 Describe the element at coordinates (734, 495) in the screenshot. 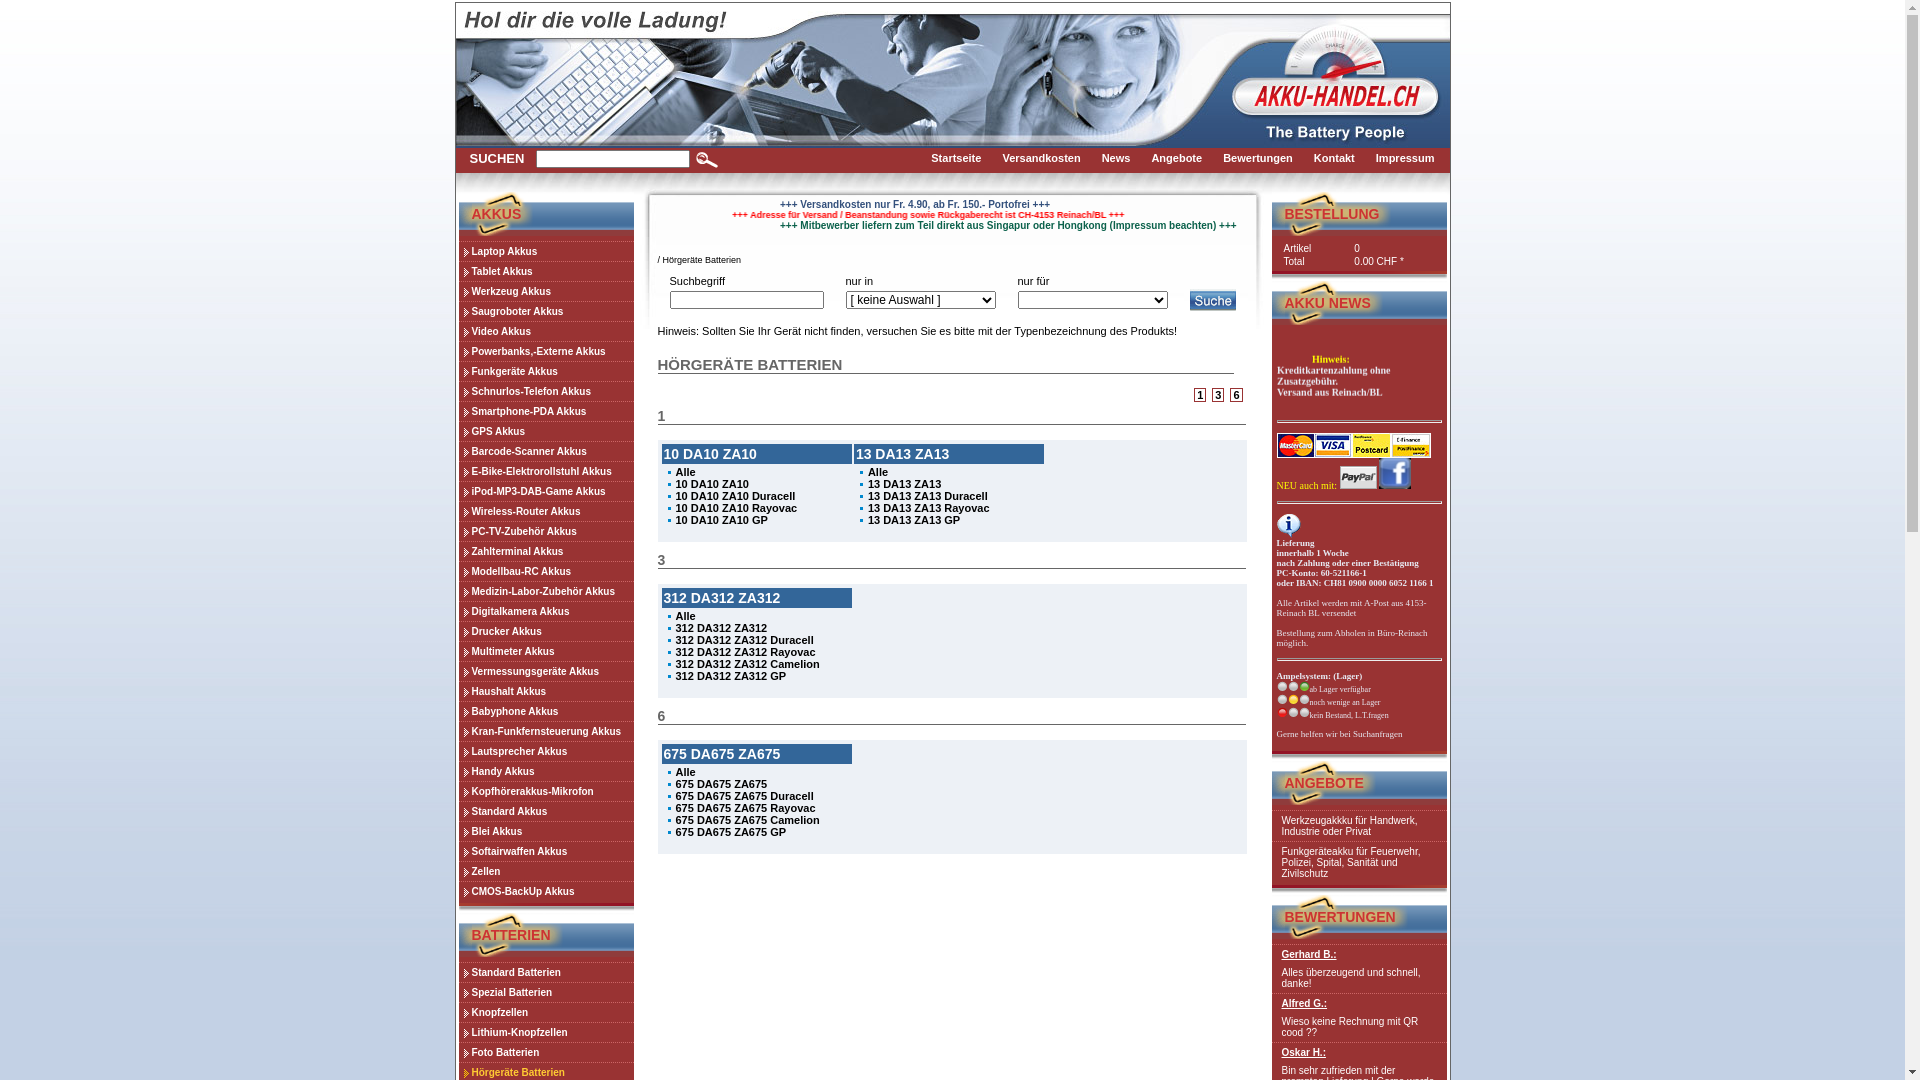

I see `'10 DA10 ZA10 Duracell'` at that location.